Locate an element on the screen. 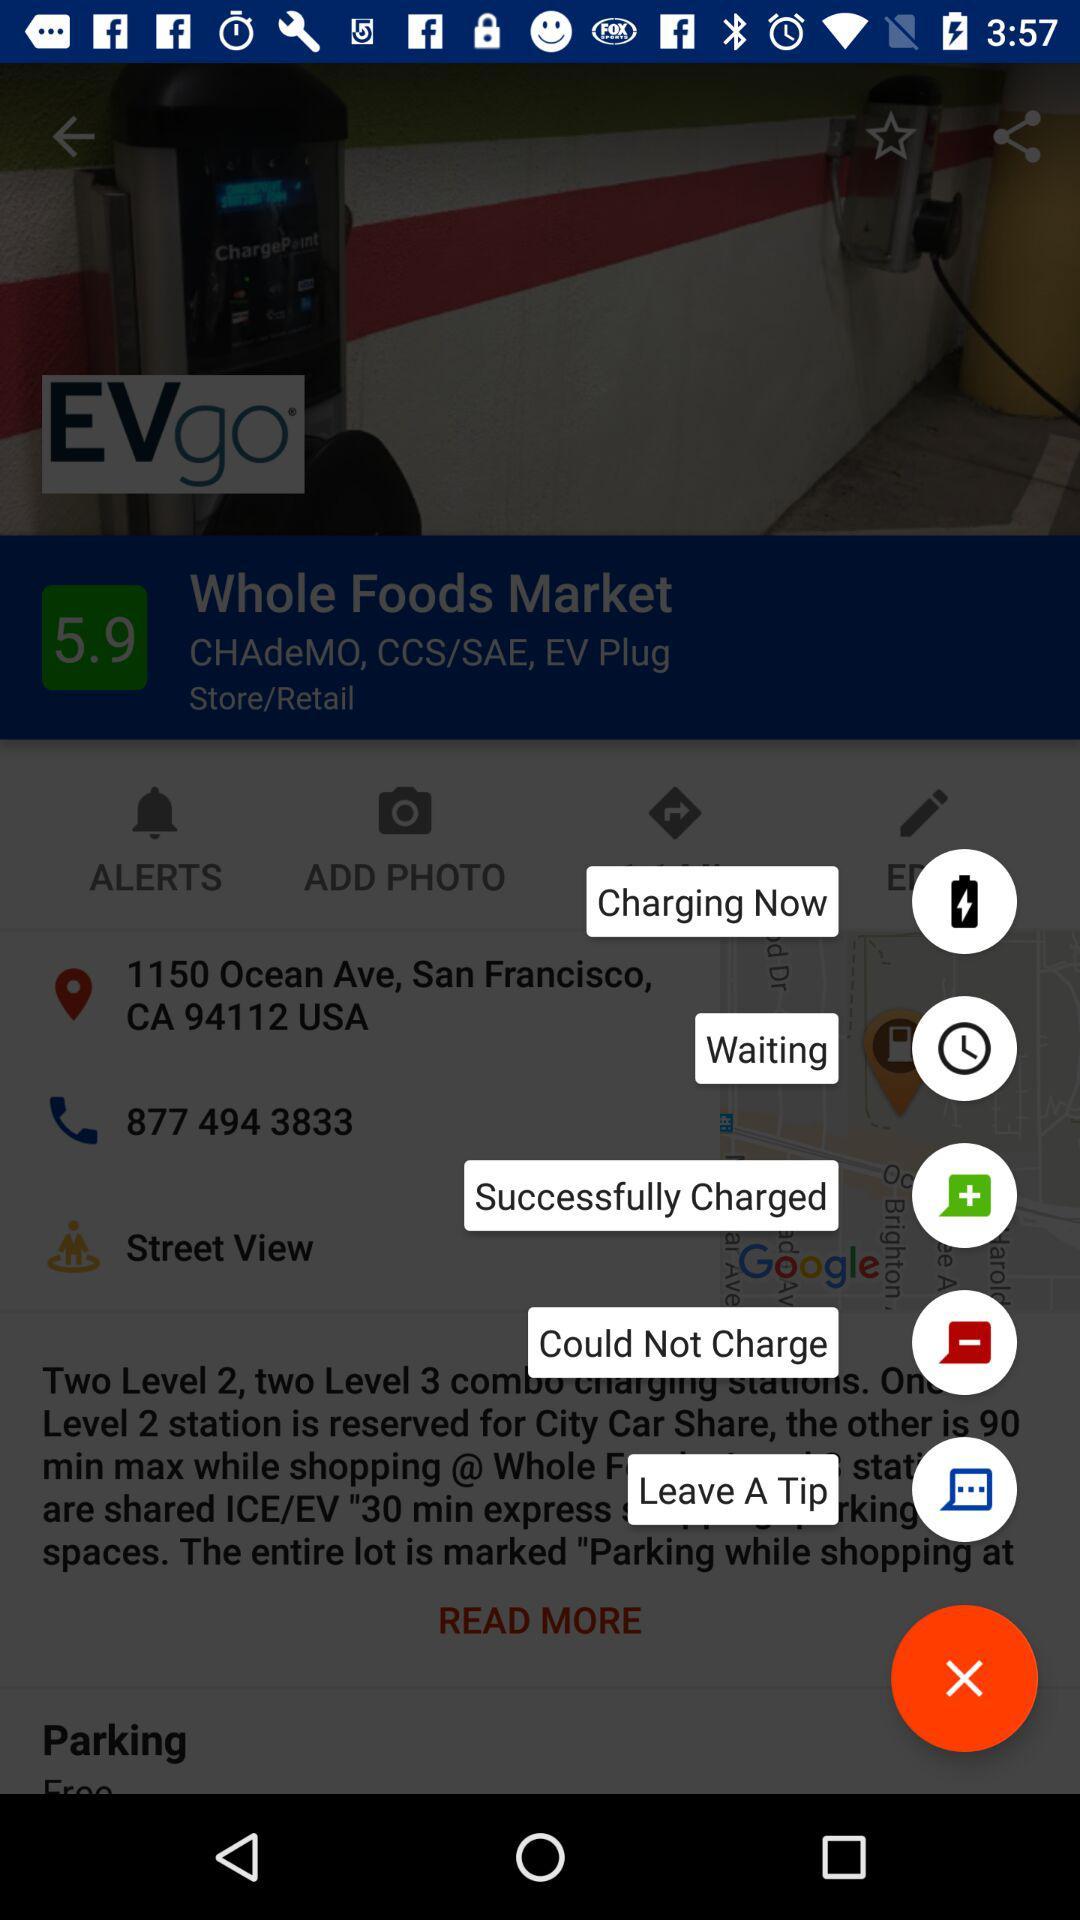 This screenshot has height=1920, width=1080. the close icon is located at coordinates (963, 1678).